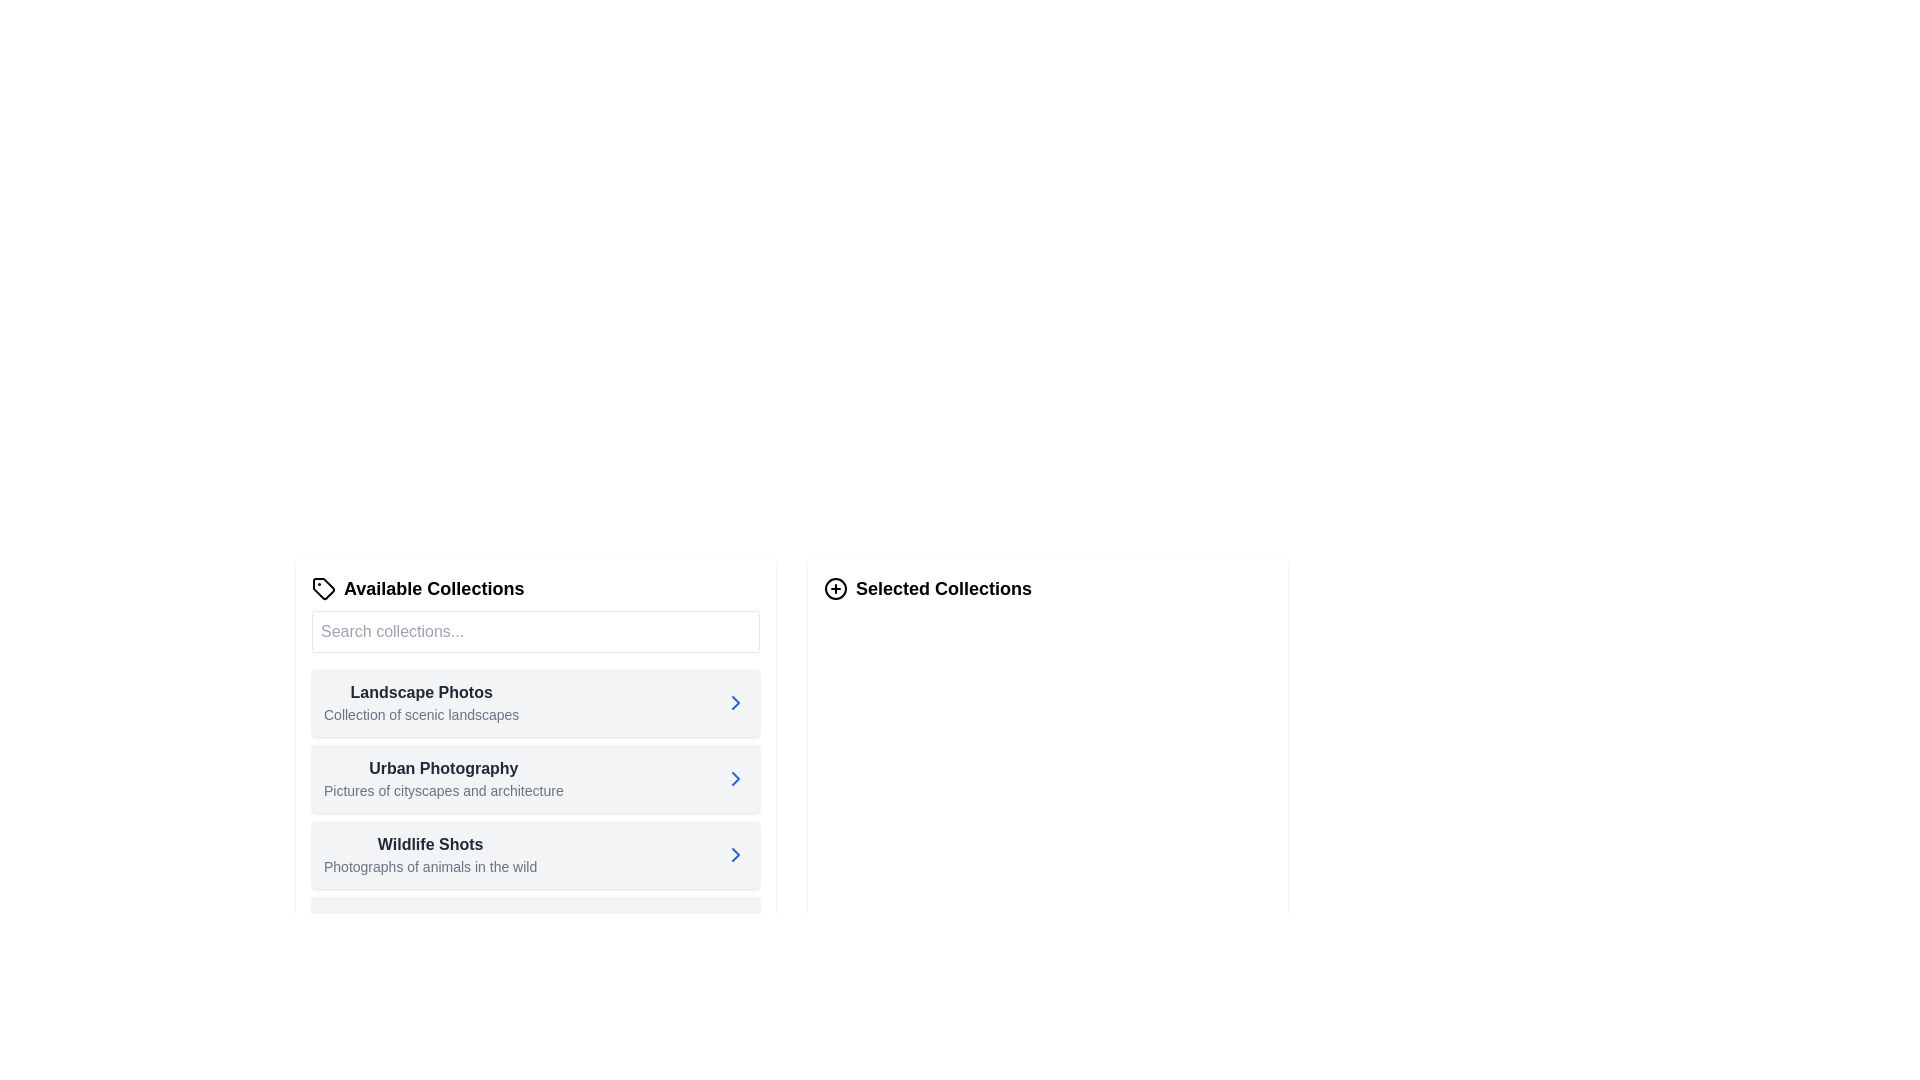 Image resolution: width=1920 pixels, height=1080 pixels. I want to click on the 'Urban Photography' text label, which is bold and dark gray, for navigation or selection, so click(442, 767).